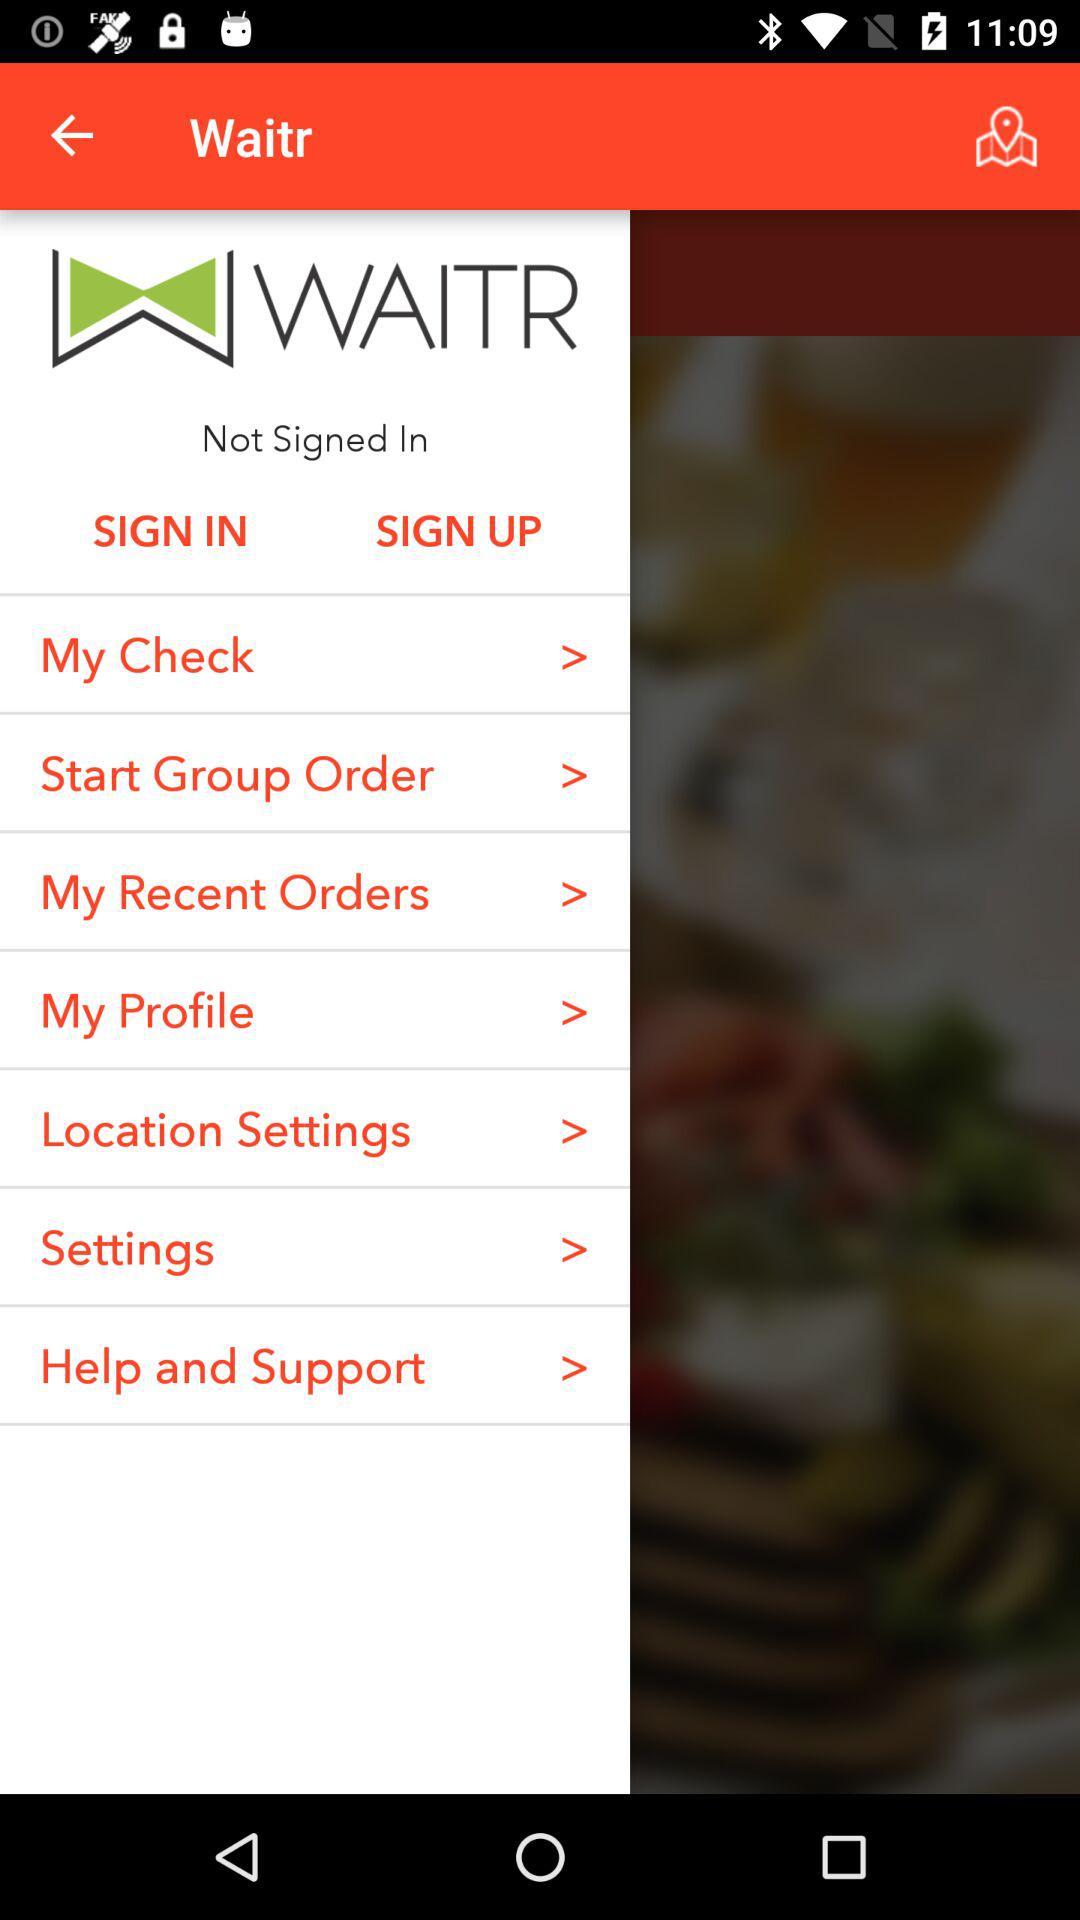  I want to click on item next to help and support item, so click(574, 1363).